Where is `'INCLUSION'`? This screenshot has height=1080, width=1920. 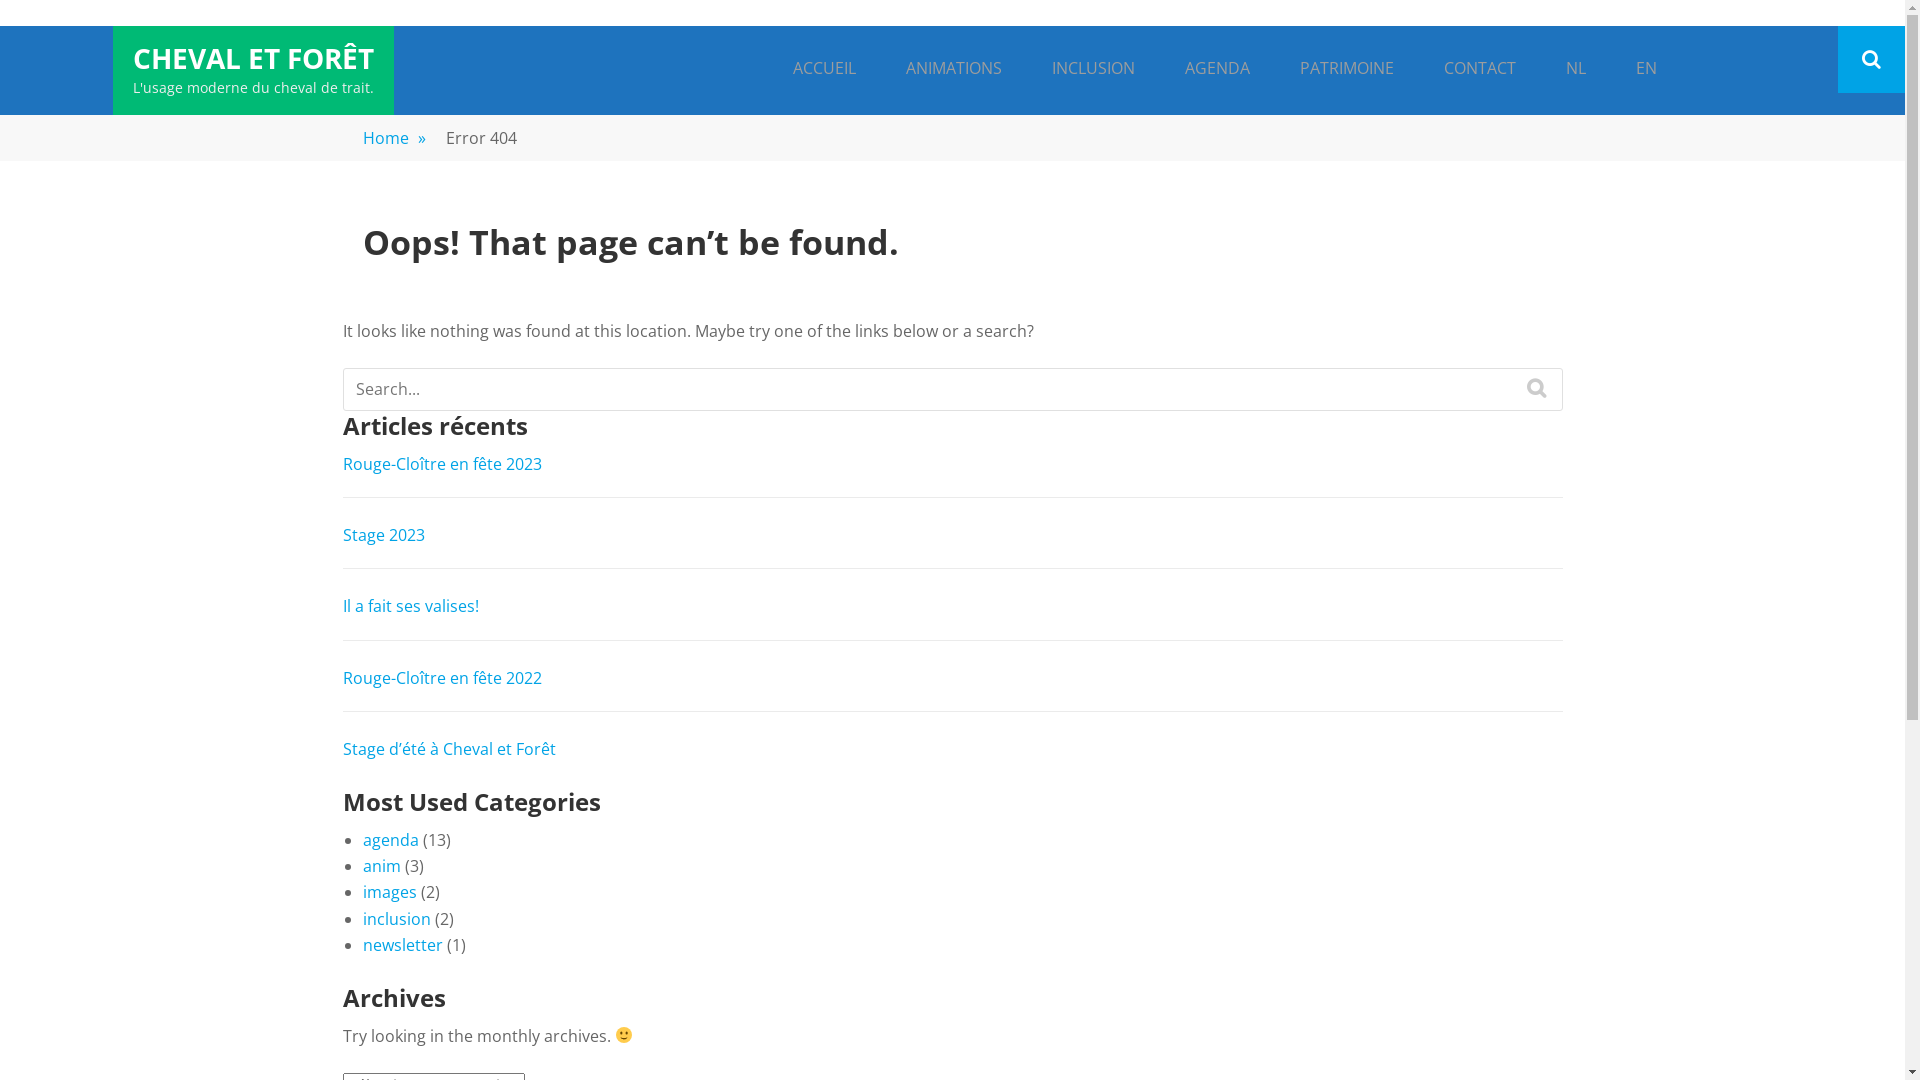 'INCLUSION' is located at coordinates (1091, 68).